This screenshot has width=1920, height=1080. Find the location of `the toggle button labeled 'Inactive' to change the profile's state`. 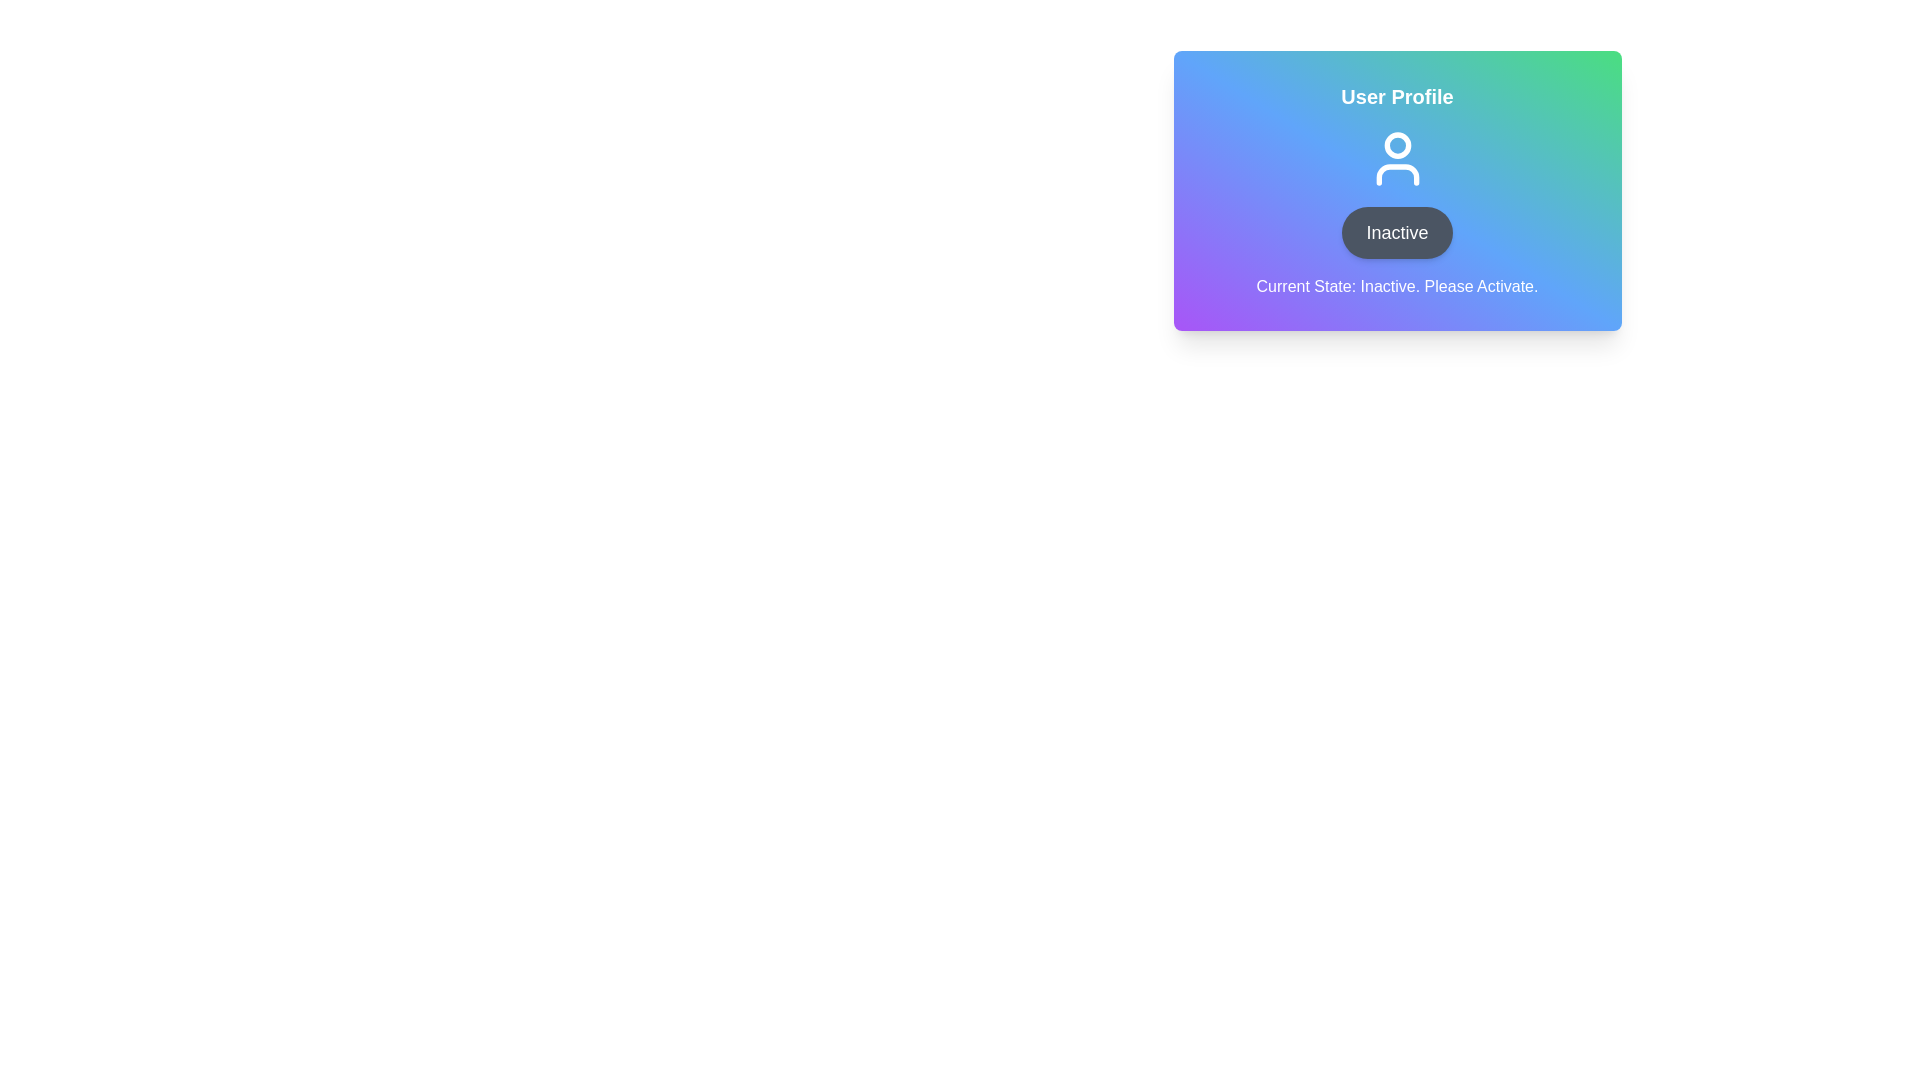

the toggle button labeled 'Inactive' to change the profile's state is located at coordinates (1395, 231).